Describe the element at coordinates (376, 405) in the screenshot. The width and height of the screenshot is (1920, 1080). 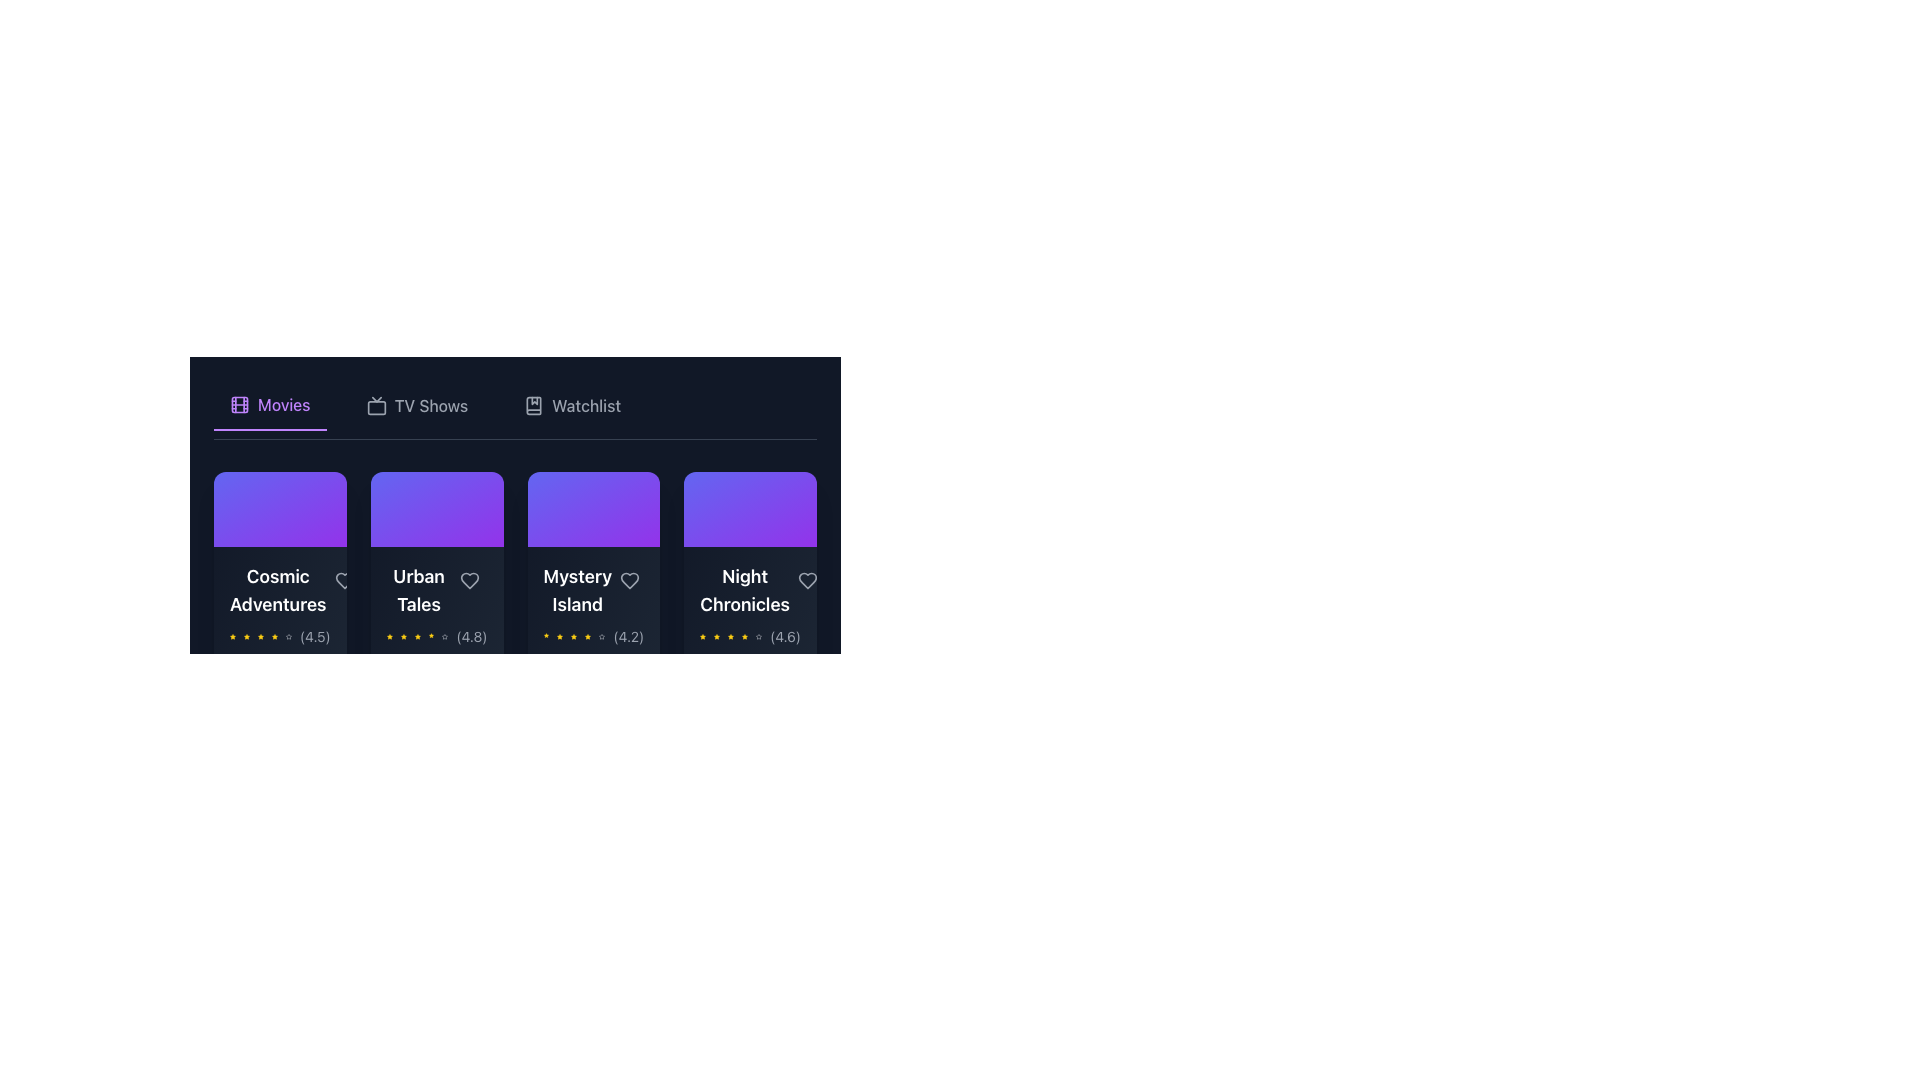
I see `the television icon in the navigation bar` at that location.